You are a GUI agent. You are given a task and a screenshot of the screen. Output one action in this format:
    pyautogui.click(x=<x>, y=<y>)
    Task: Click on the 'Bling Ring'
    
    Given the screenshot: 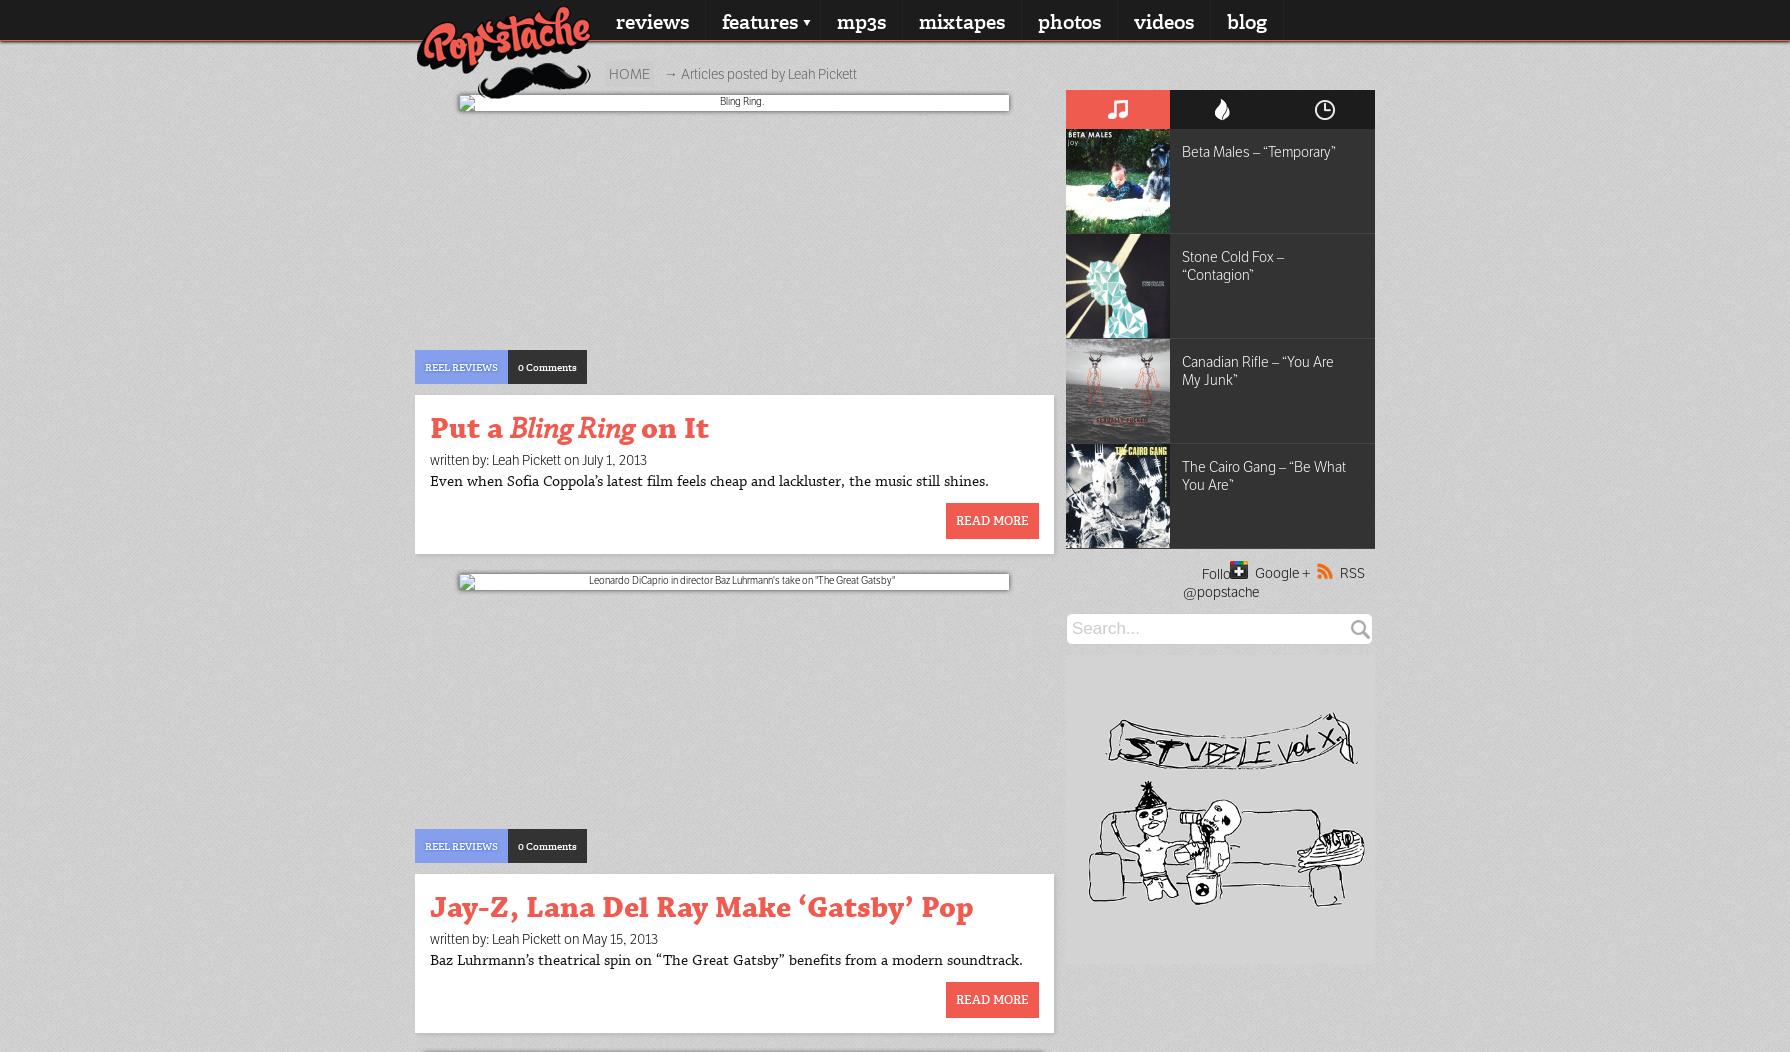 What is the action you would take?
    pyautogui.click(x=508, y=428)
    